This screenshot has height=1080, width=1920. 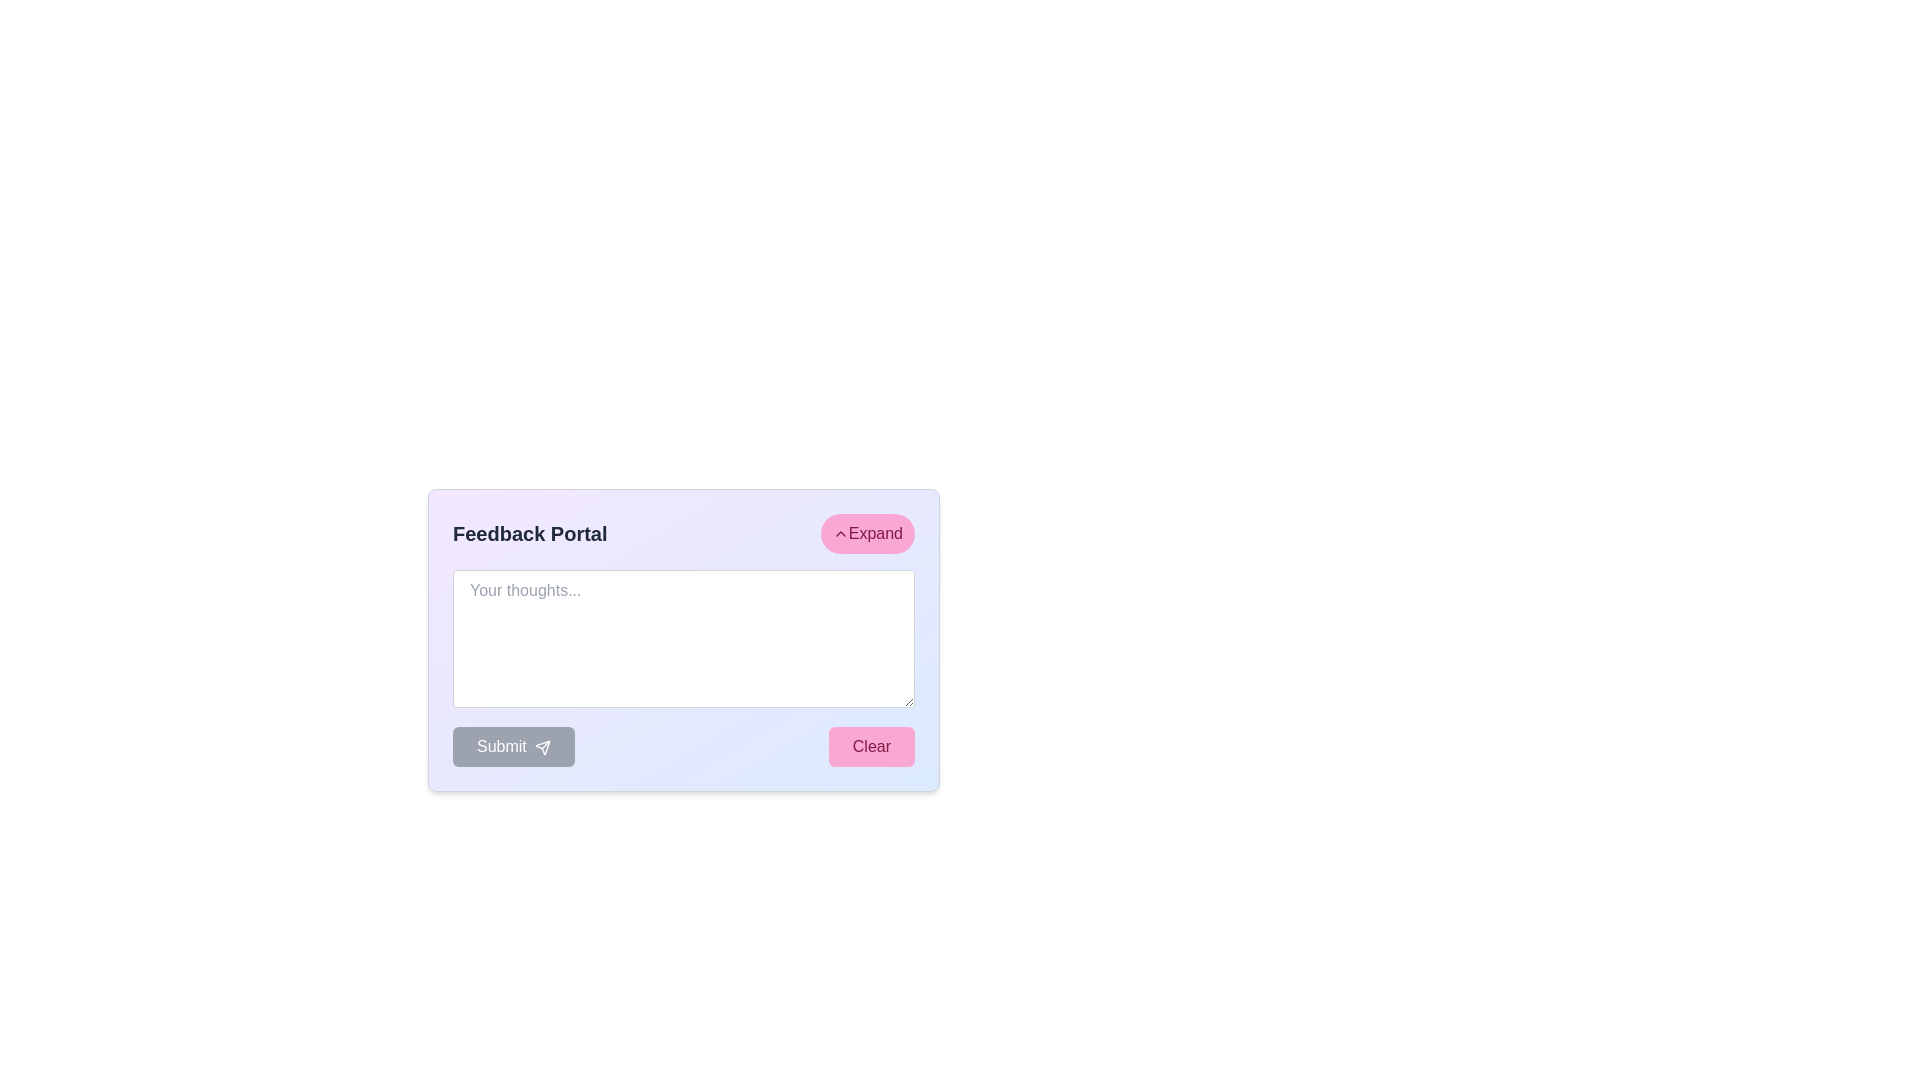 I want to click on the small upward-pointing chevron icon located on the right-hand side of the pink 'Expand' button, so click(x=840, y=532).